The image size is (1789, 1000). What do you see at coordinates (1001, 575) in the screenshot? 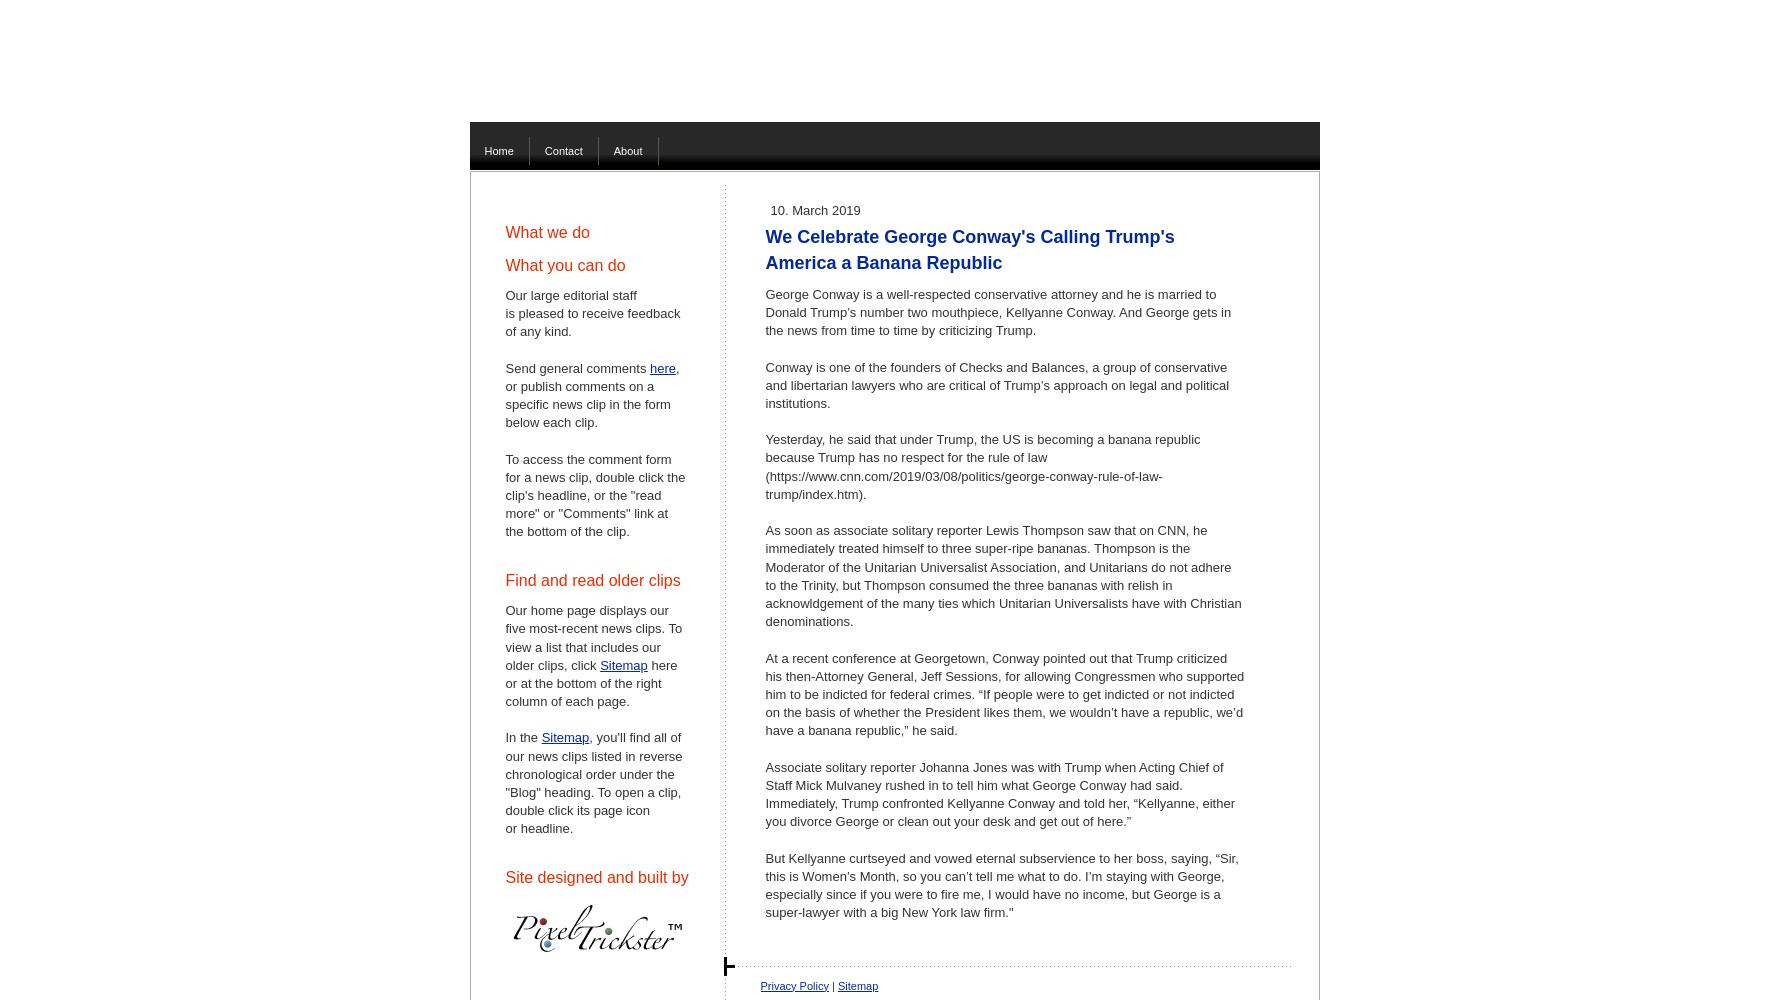
I see `'As soon as associate solitary reporter Lewis Thompson saw that on CNN, he immediately treated himself to three super-ripe bananas. Thompson is the Moderator of the Unitarian Universalist
    Association, and Unitarians do not adhere to the Trinity, but Thompson consumed the three bananas with relish in acknowldgement of the many ties which Unitarian Universalists have with Christian
    denominations.'` at bounding box center [1001, 575].